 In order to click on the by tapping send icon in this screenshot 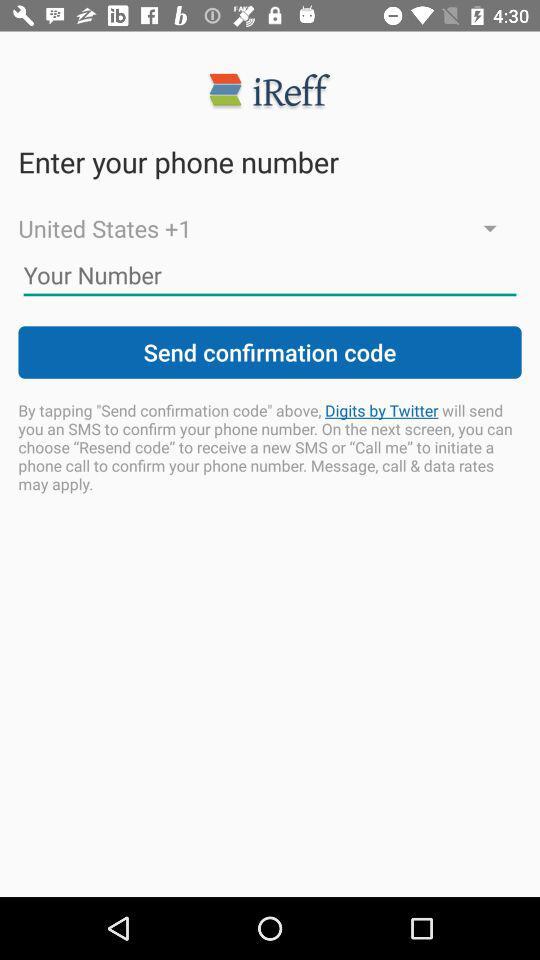, I will do `click(270, 447)`.